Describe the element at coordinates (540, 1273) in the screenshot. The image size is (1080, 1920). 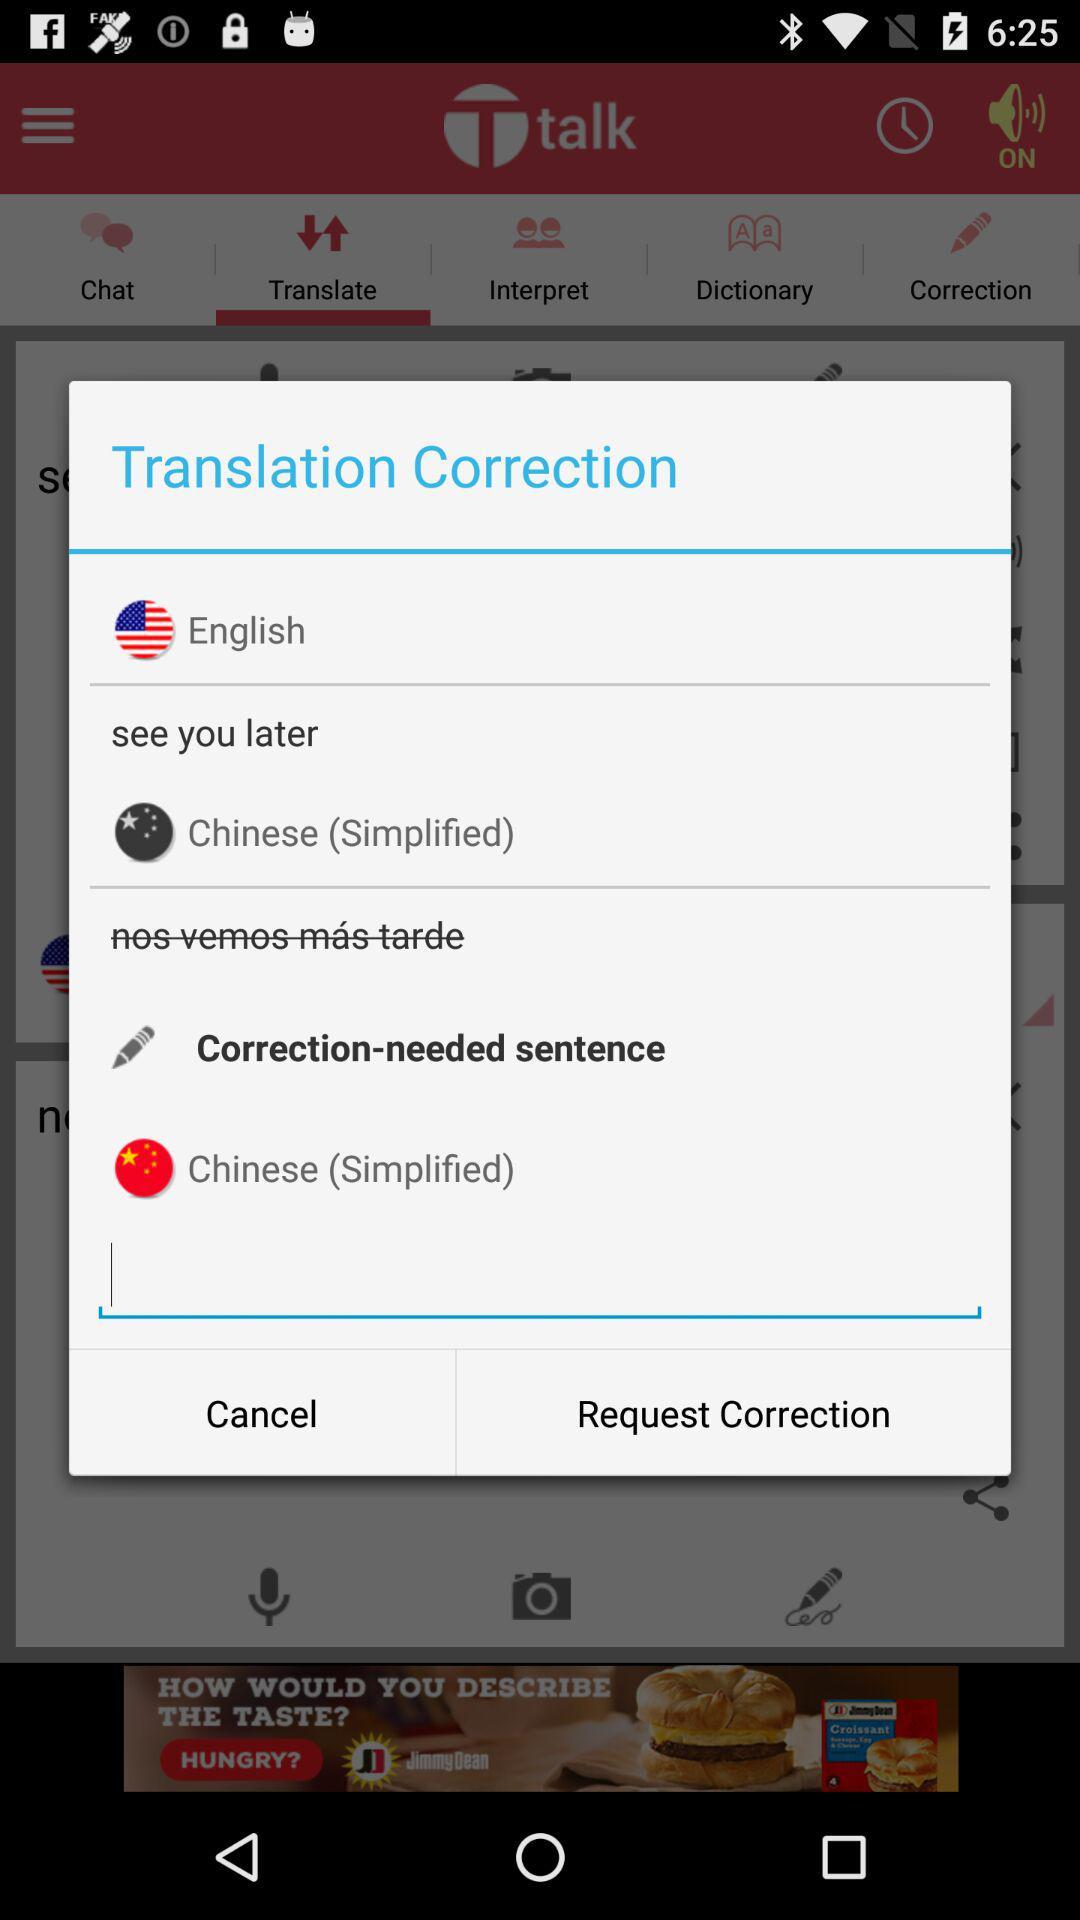
I see `text box` at that location.